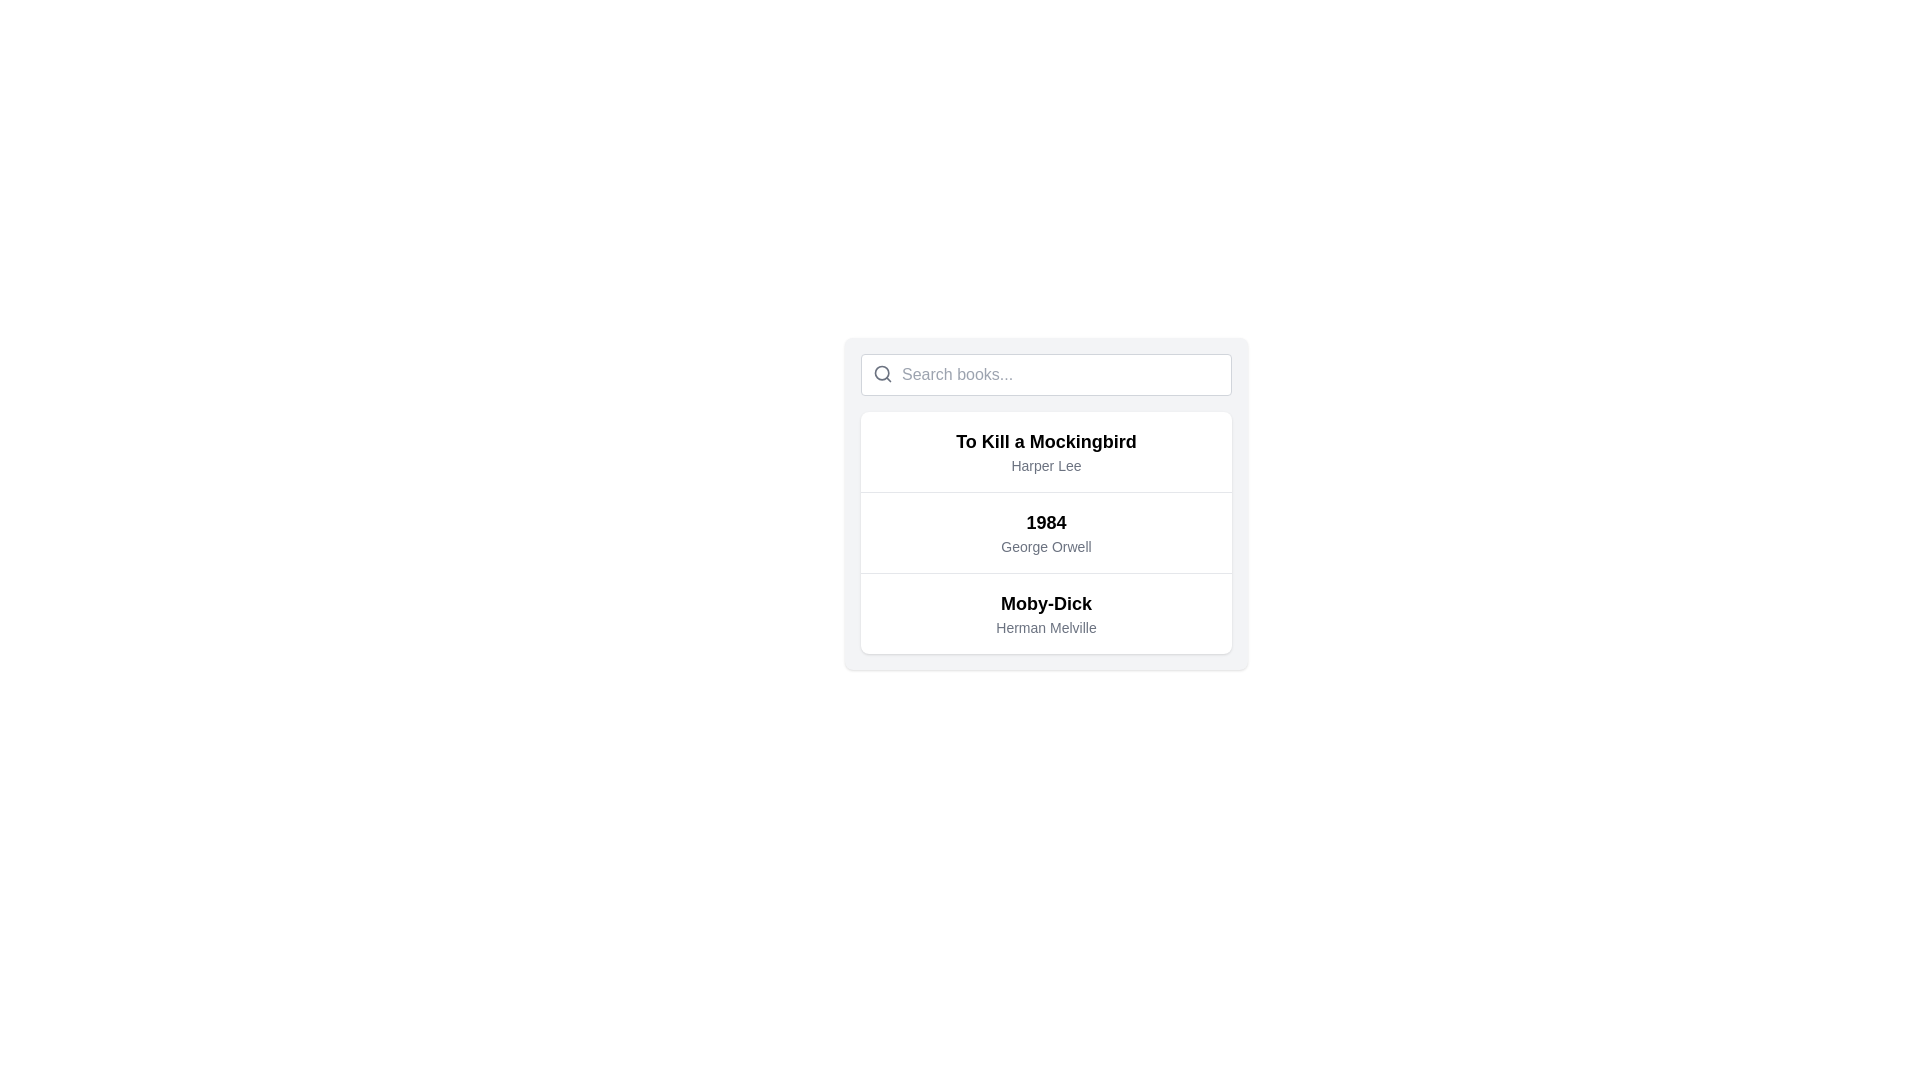  I want to click on the text label displaying the author name of the book 'To Kill a Mockingbird', located directly below the title within the first item of the listed books, so click(1045, 466).